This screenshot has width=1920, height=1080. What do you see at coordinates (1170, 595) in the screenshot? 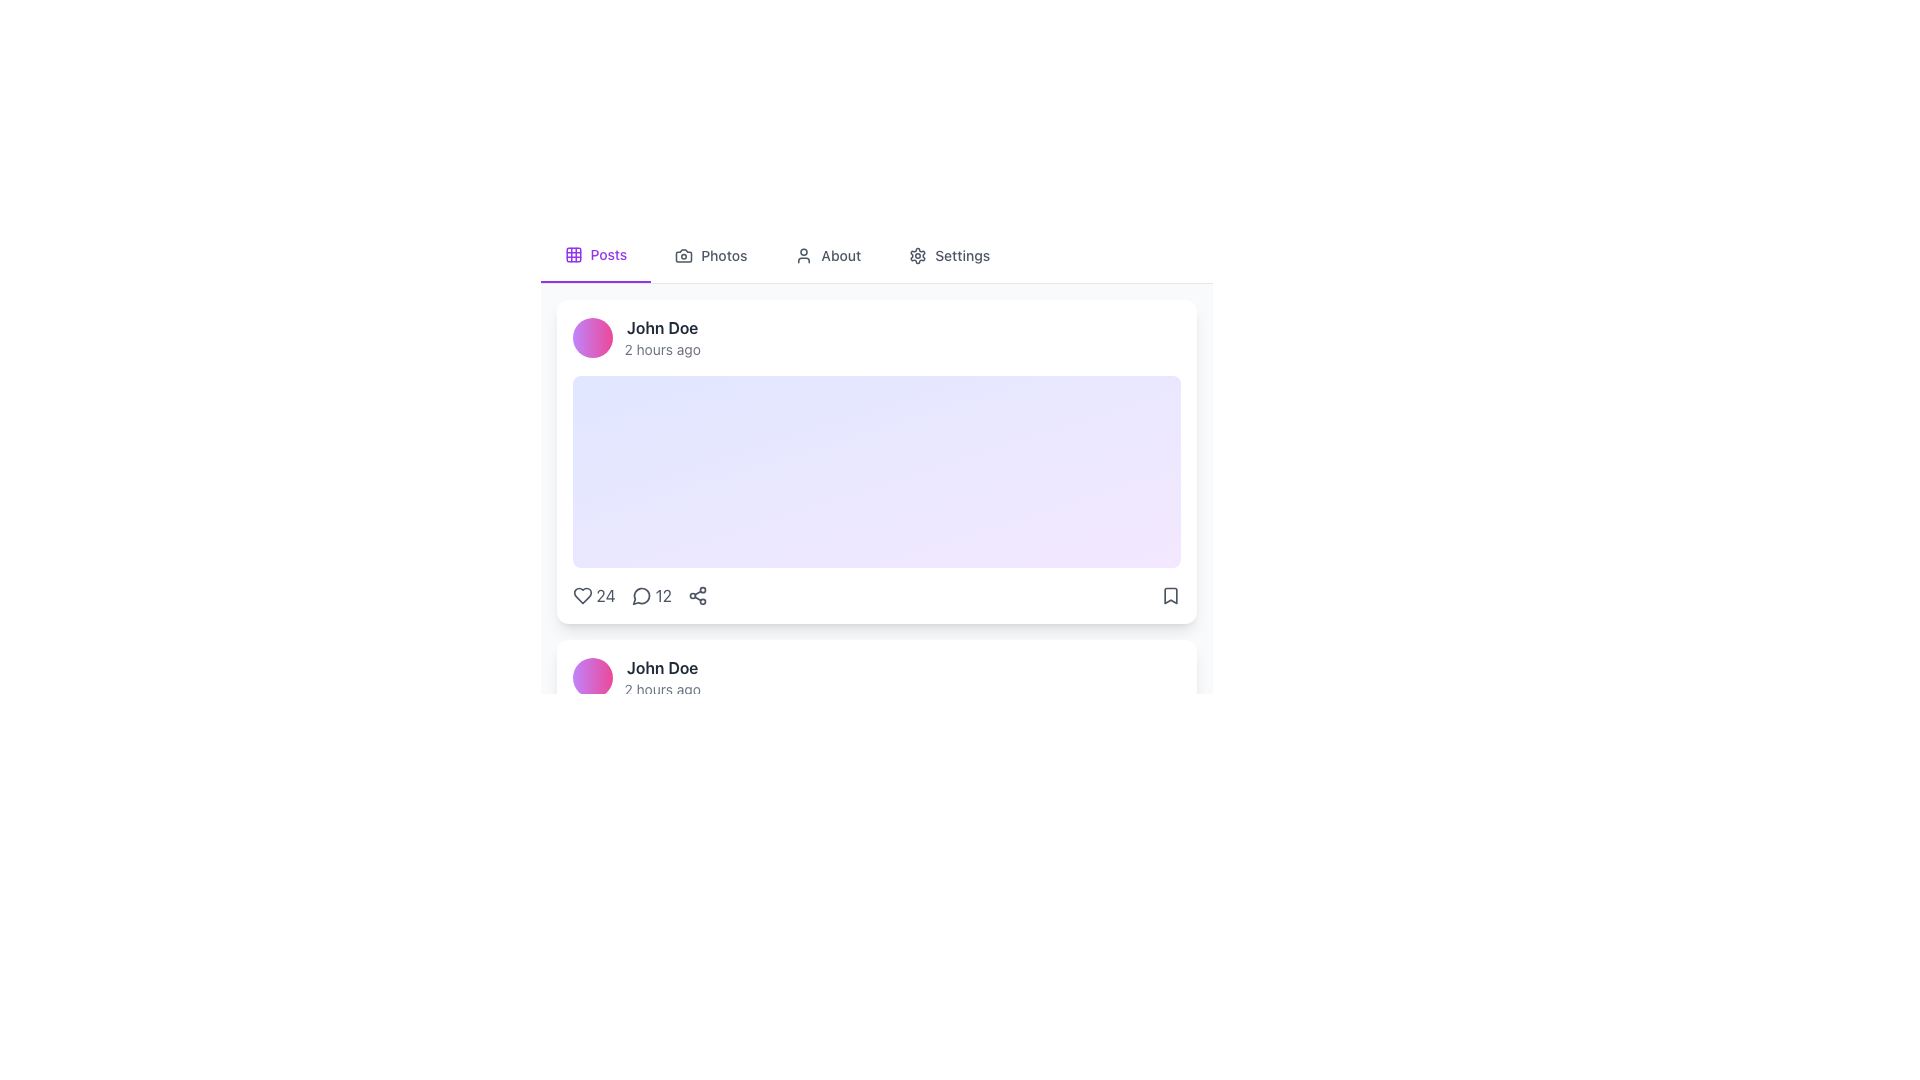
I see `the bookmark-shaped icon button with a gray color` at bounding box center [1170, 595].